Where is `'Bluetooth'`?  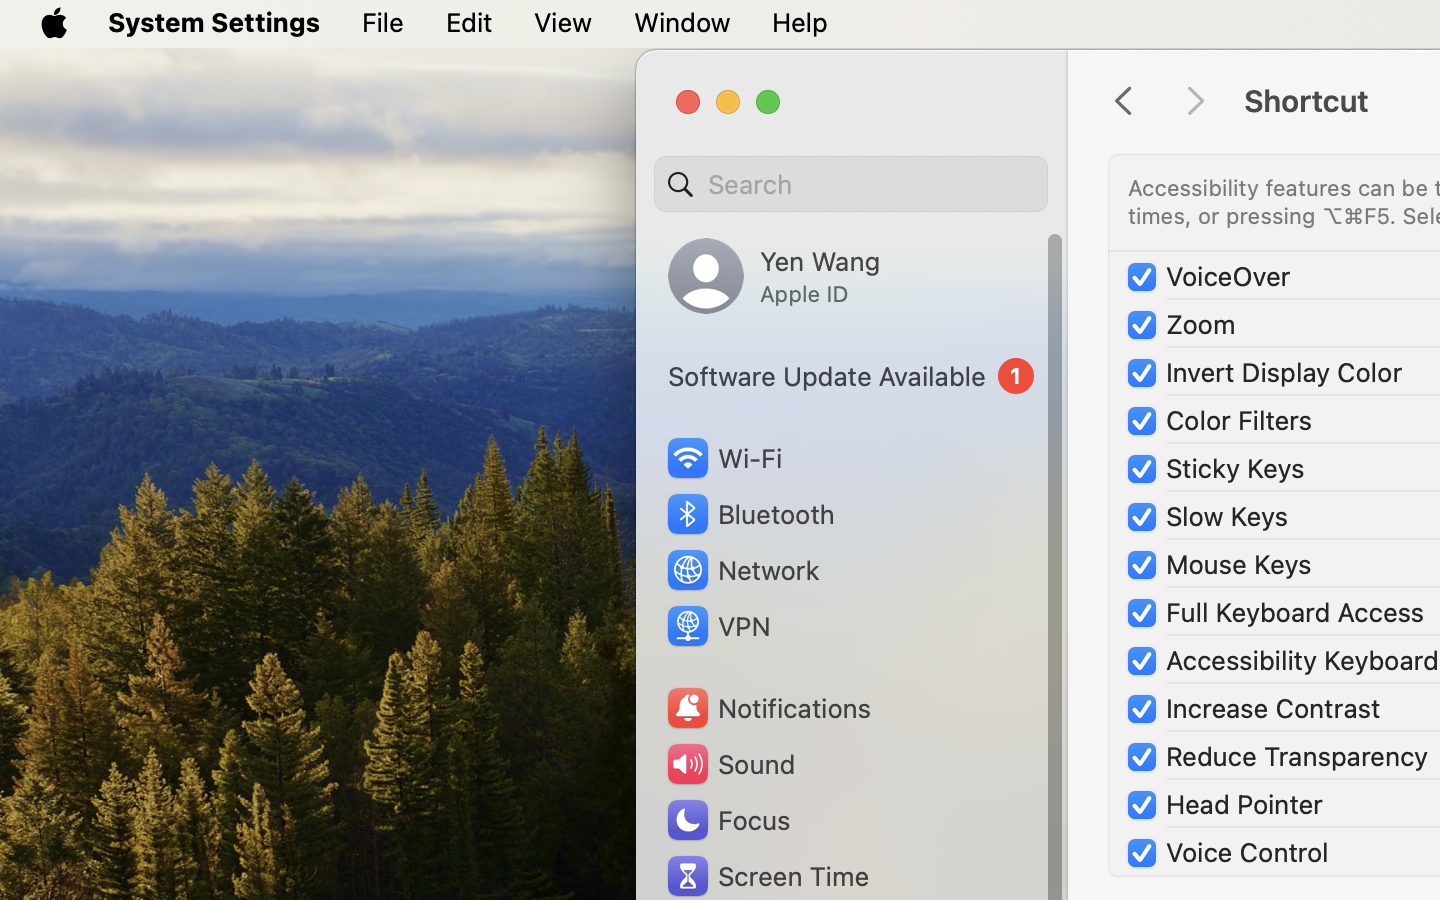 'Bluetooth' is located at coordinates (748, 512).